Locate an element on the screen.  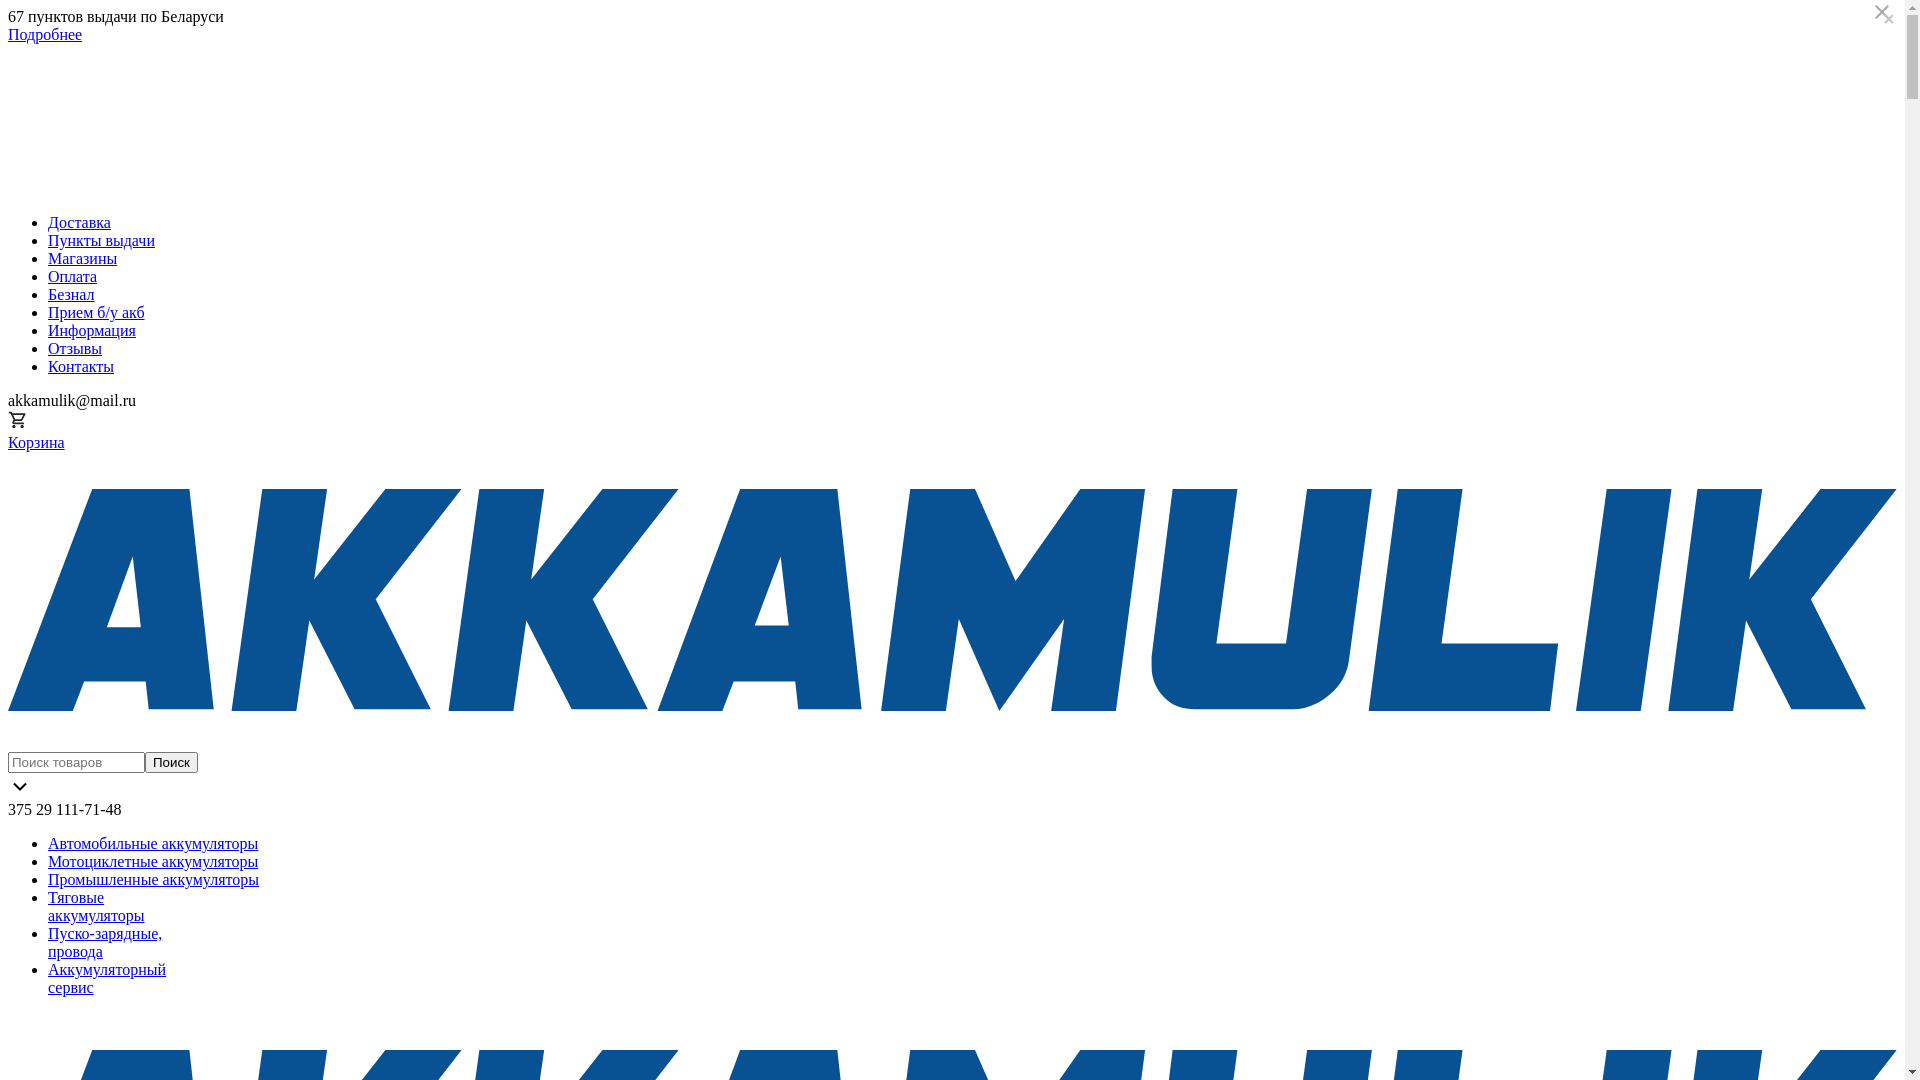
'375 29 111-71-48' is located at coordinates (64, 808).